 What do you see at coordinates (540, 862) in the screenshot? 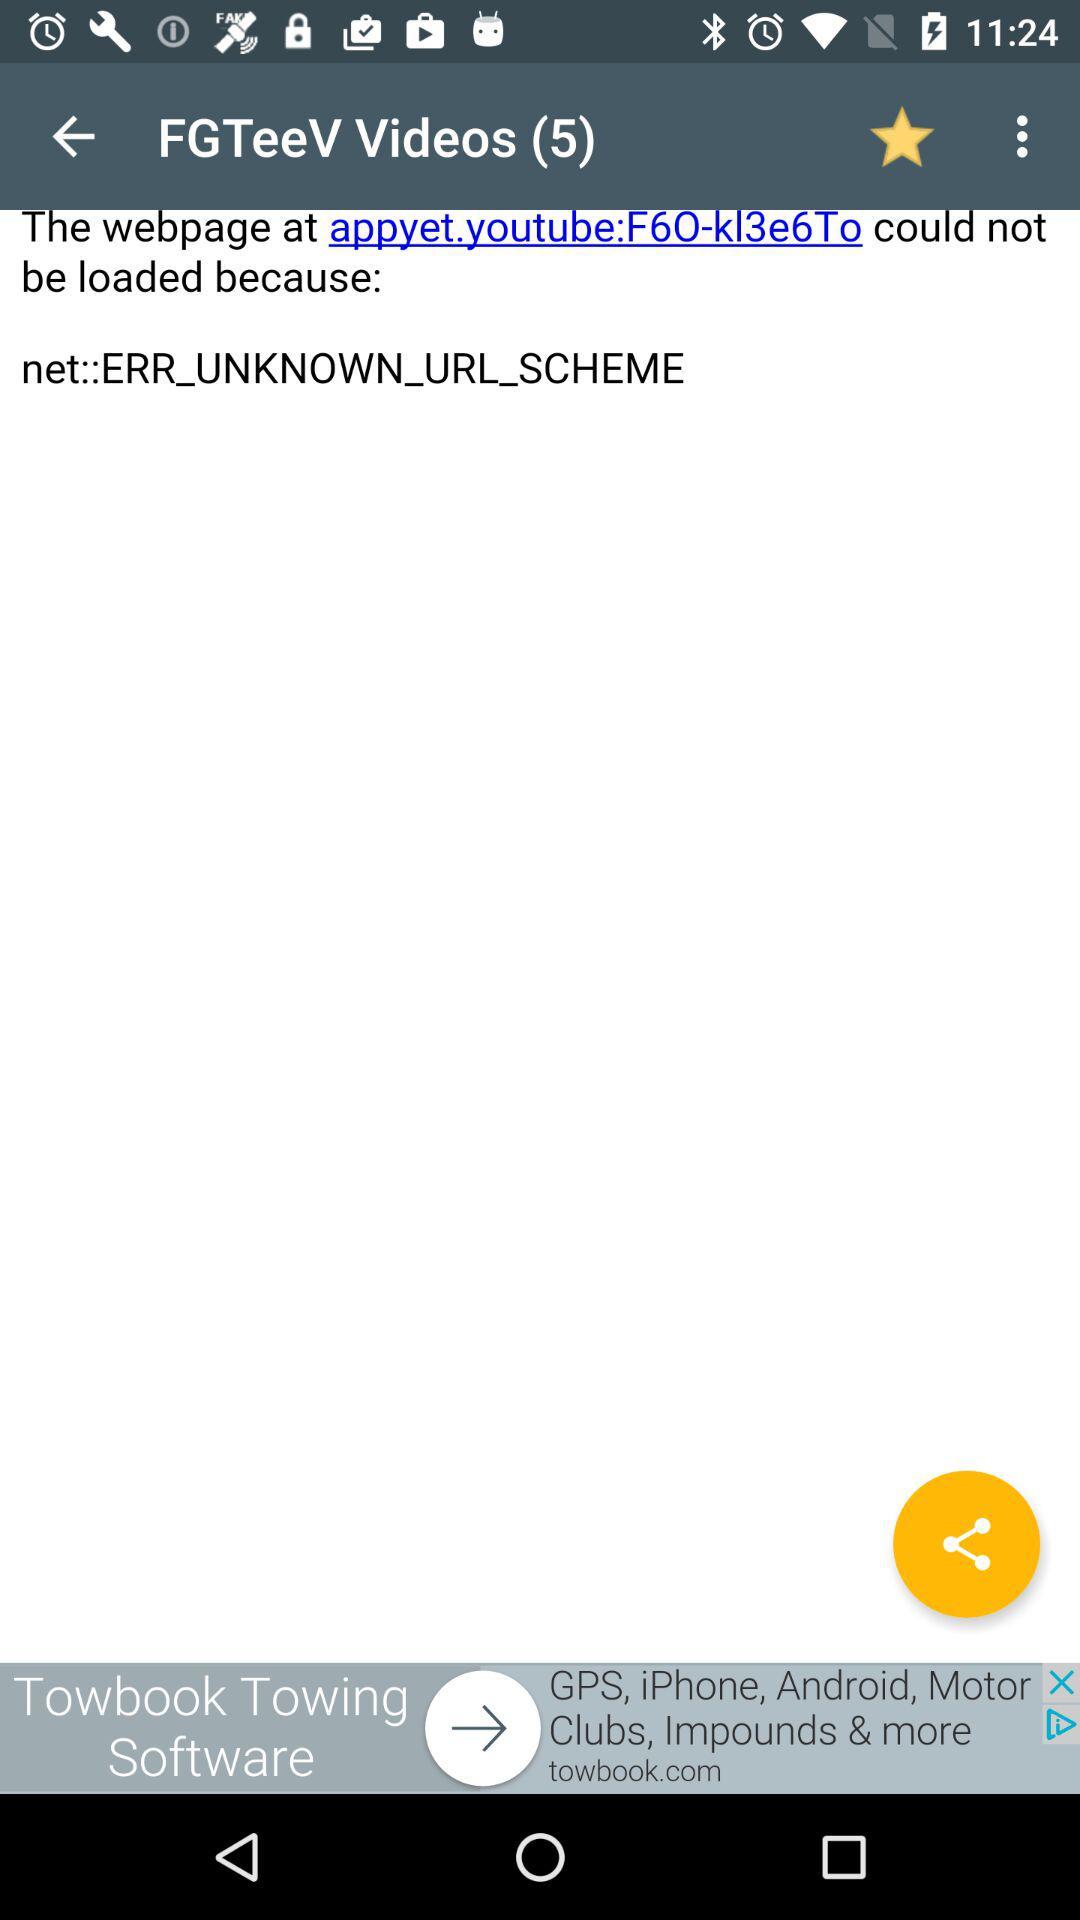
I see `erro` at bounding box center [540, 862].